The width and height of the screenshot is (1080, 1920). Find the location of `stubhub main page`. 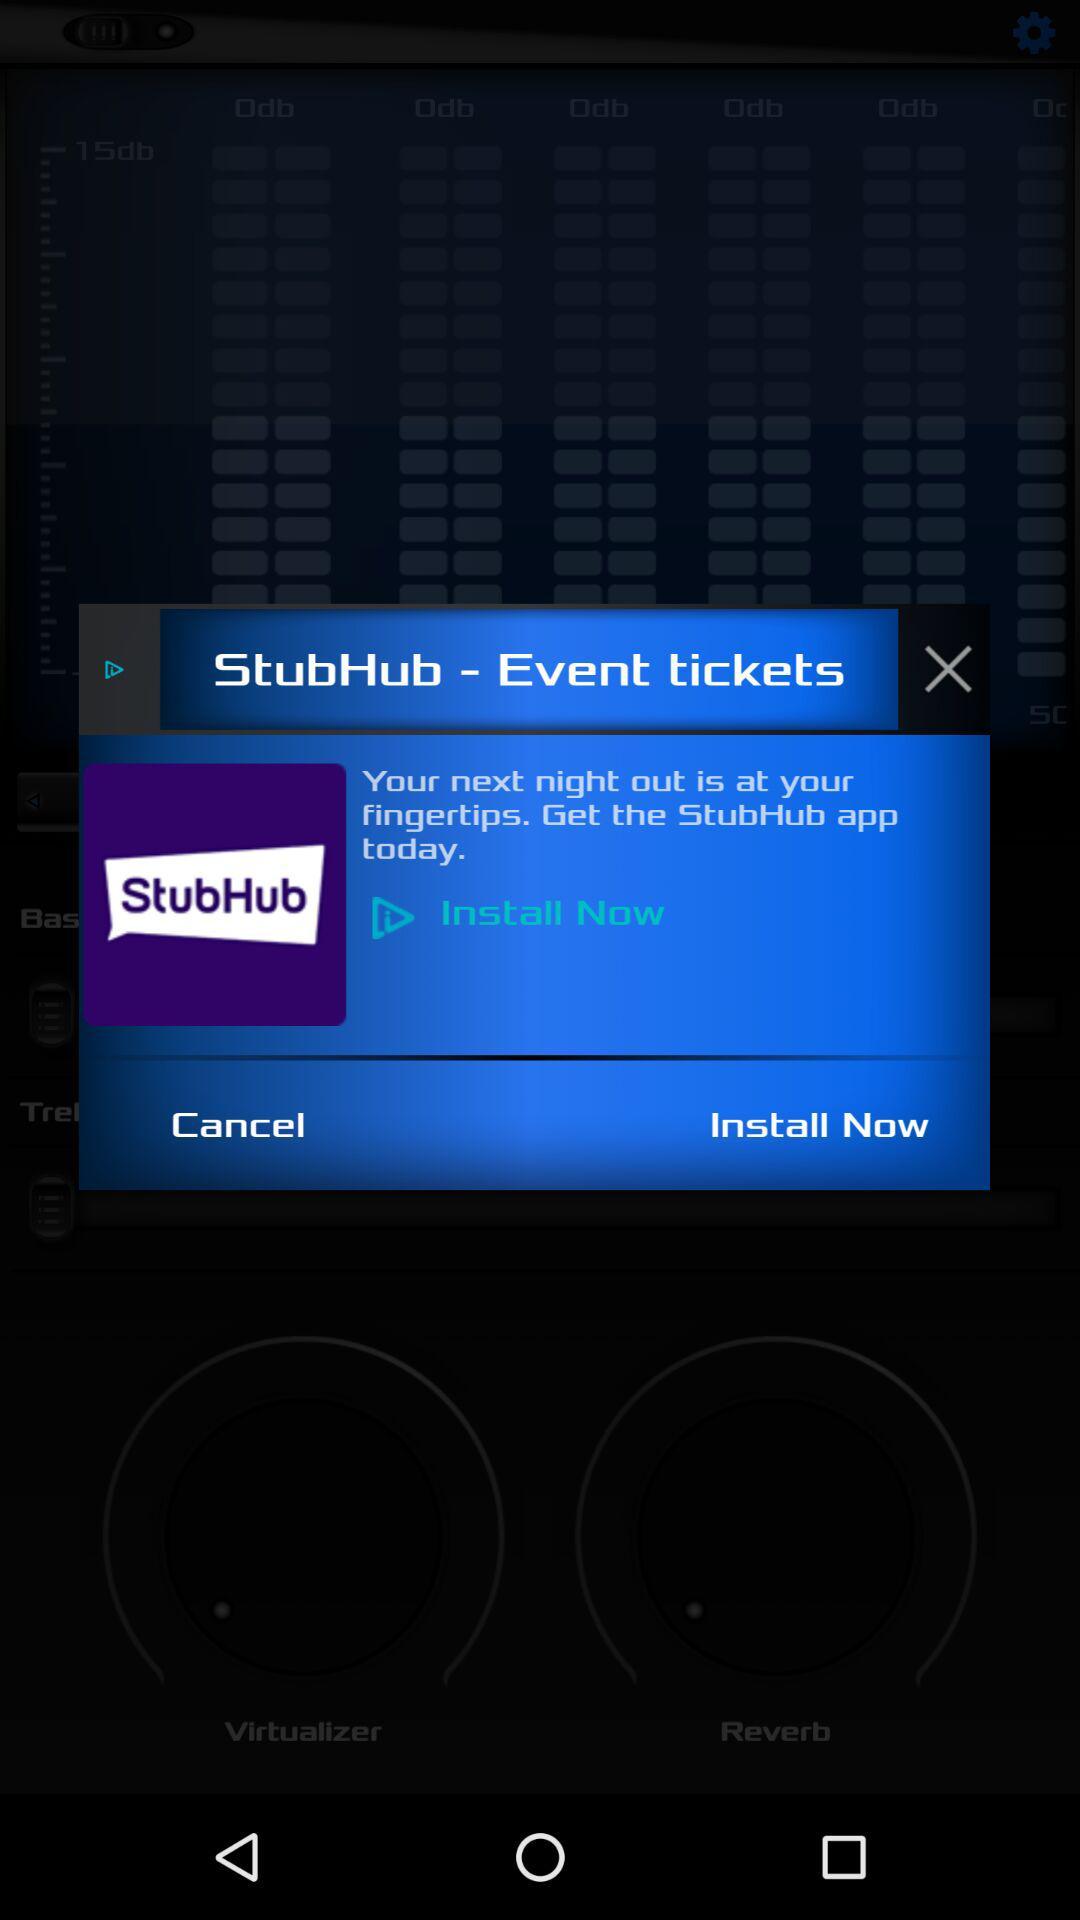

stubhub main page is located at coordinates (225, 893).